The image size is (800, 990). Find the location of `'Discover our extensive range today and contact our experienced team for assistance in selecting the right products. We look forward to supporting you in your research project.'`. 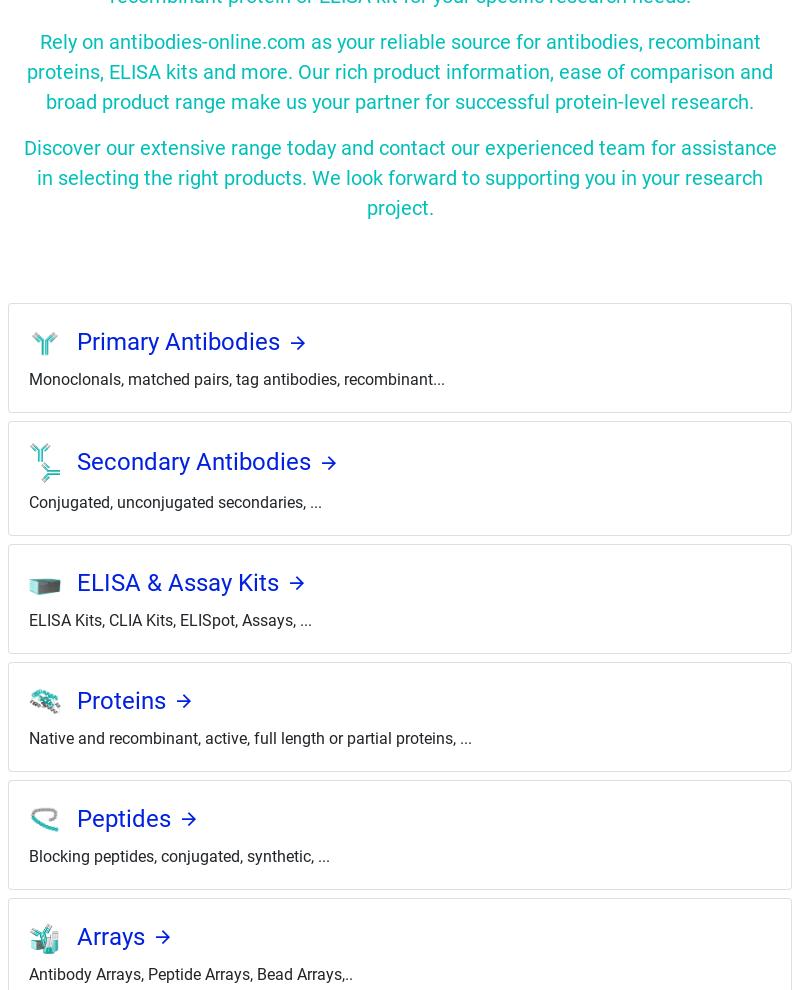

'Discover our extensive range today and contact our experienced team for assistance in selecting the right products. We look forward to supporting you in your research project.' is located at coordinates (398, 177).